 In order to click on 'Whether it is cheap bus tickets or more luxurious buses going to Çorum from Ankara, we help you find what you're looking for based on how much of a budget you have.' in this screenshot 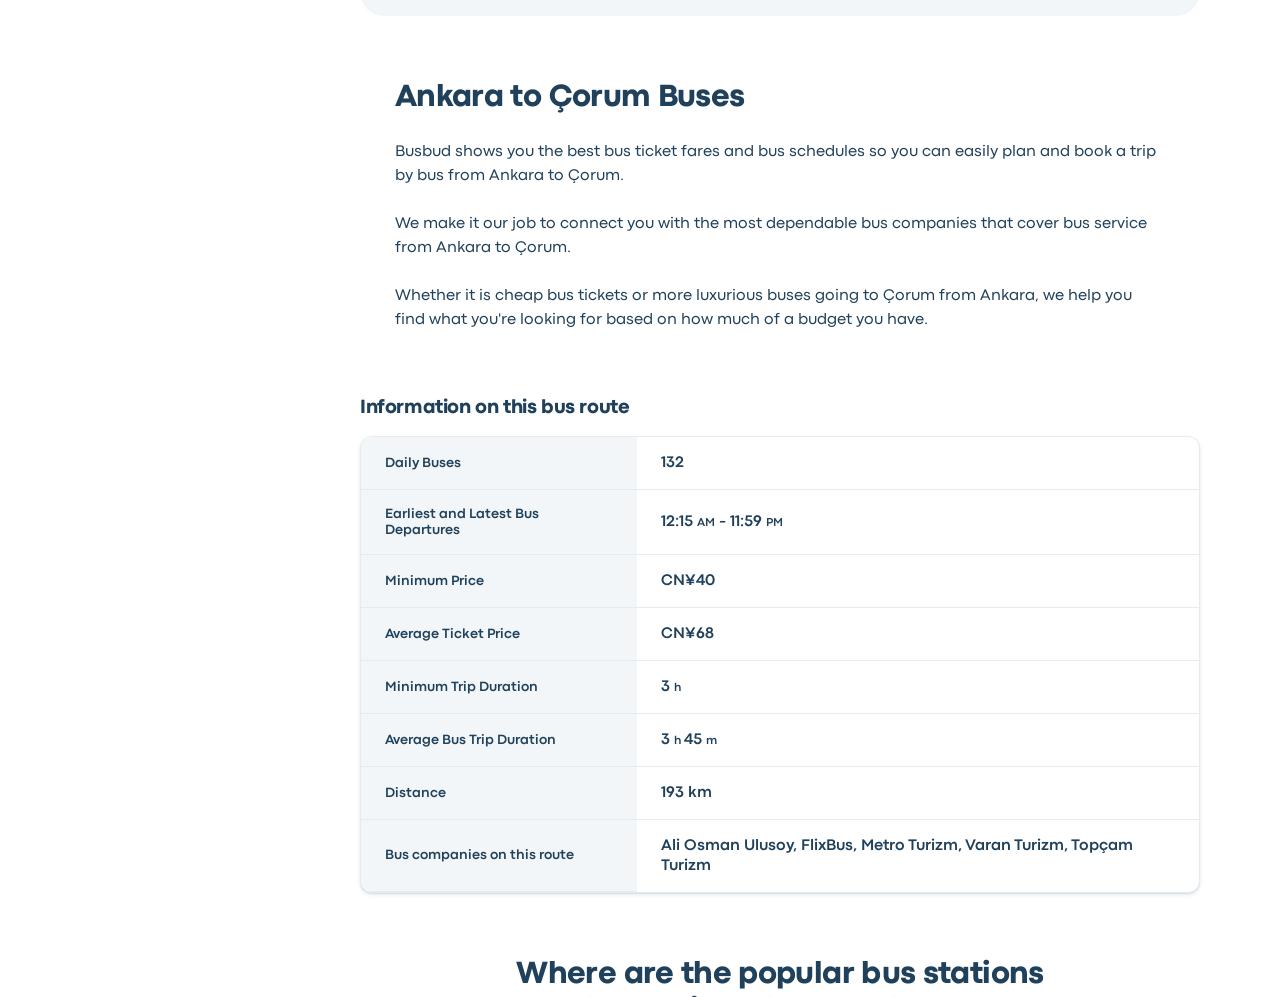, I will do `click(761, 306)`.